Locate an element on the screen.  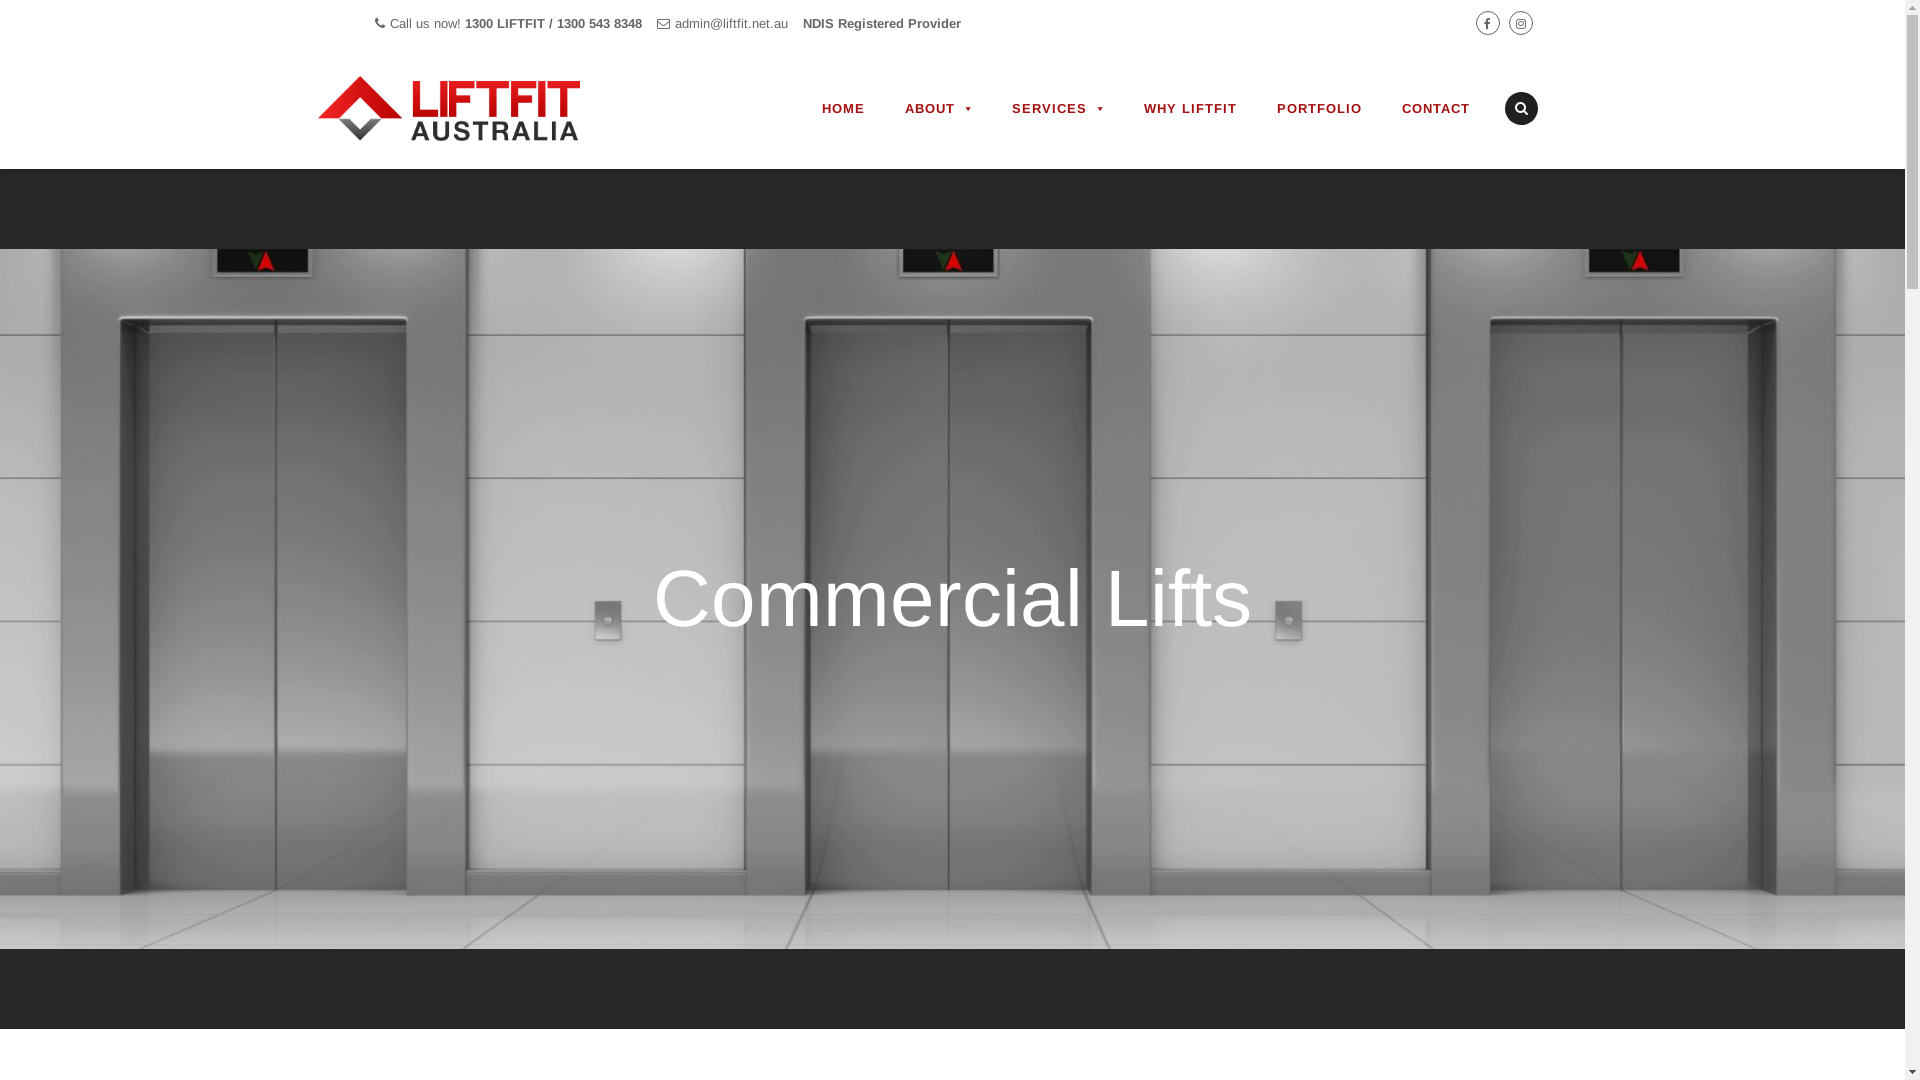
'Lift Fit' is located at coordinates (473, 108).